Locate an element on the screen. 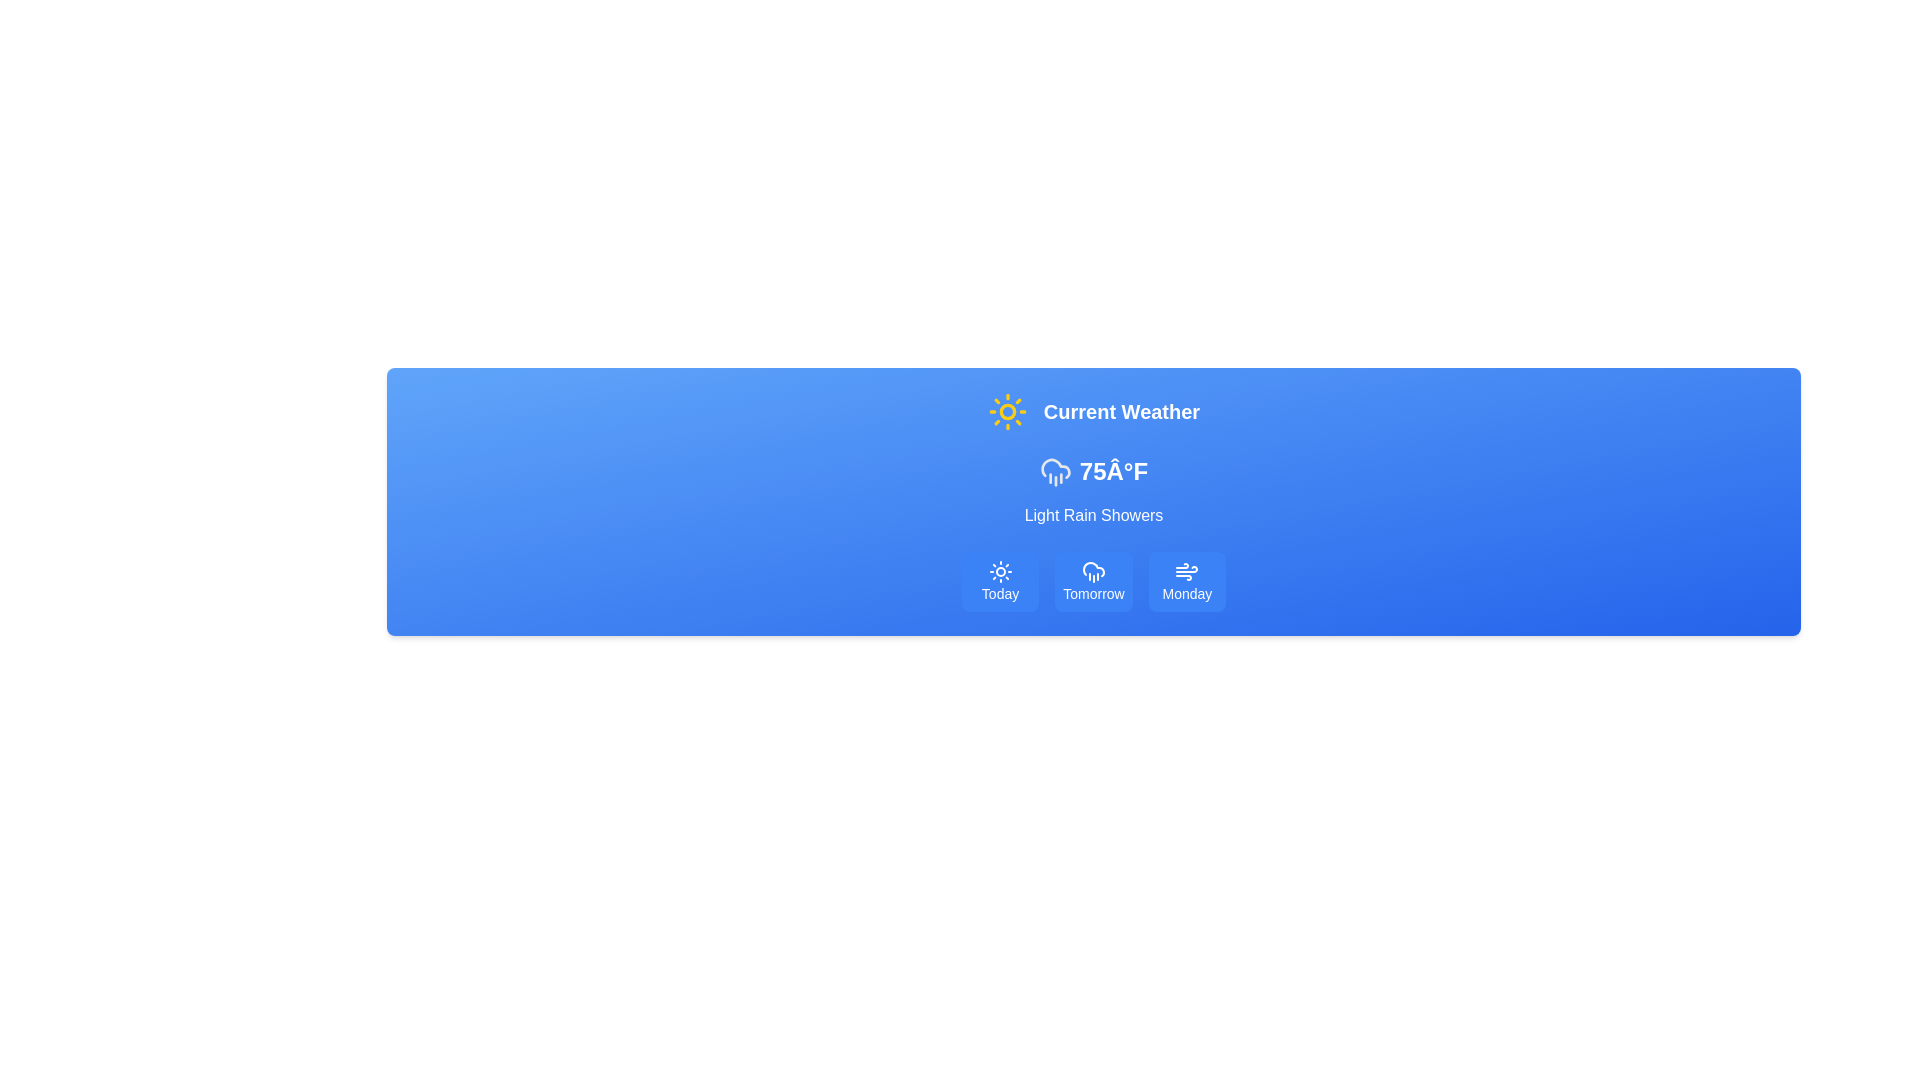  the weather icon depicting a cloud with rain drops, styled in gray, located to the left of the text '75°F' is located at coordinates (1054, 471).